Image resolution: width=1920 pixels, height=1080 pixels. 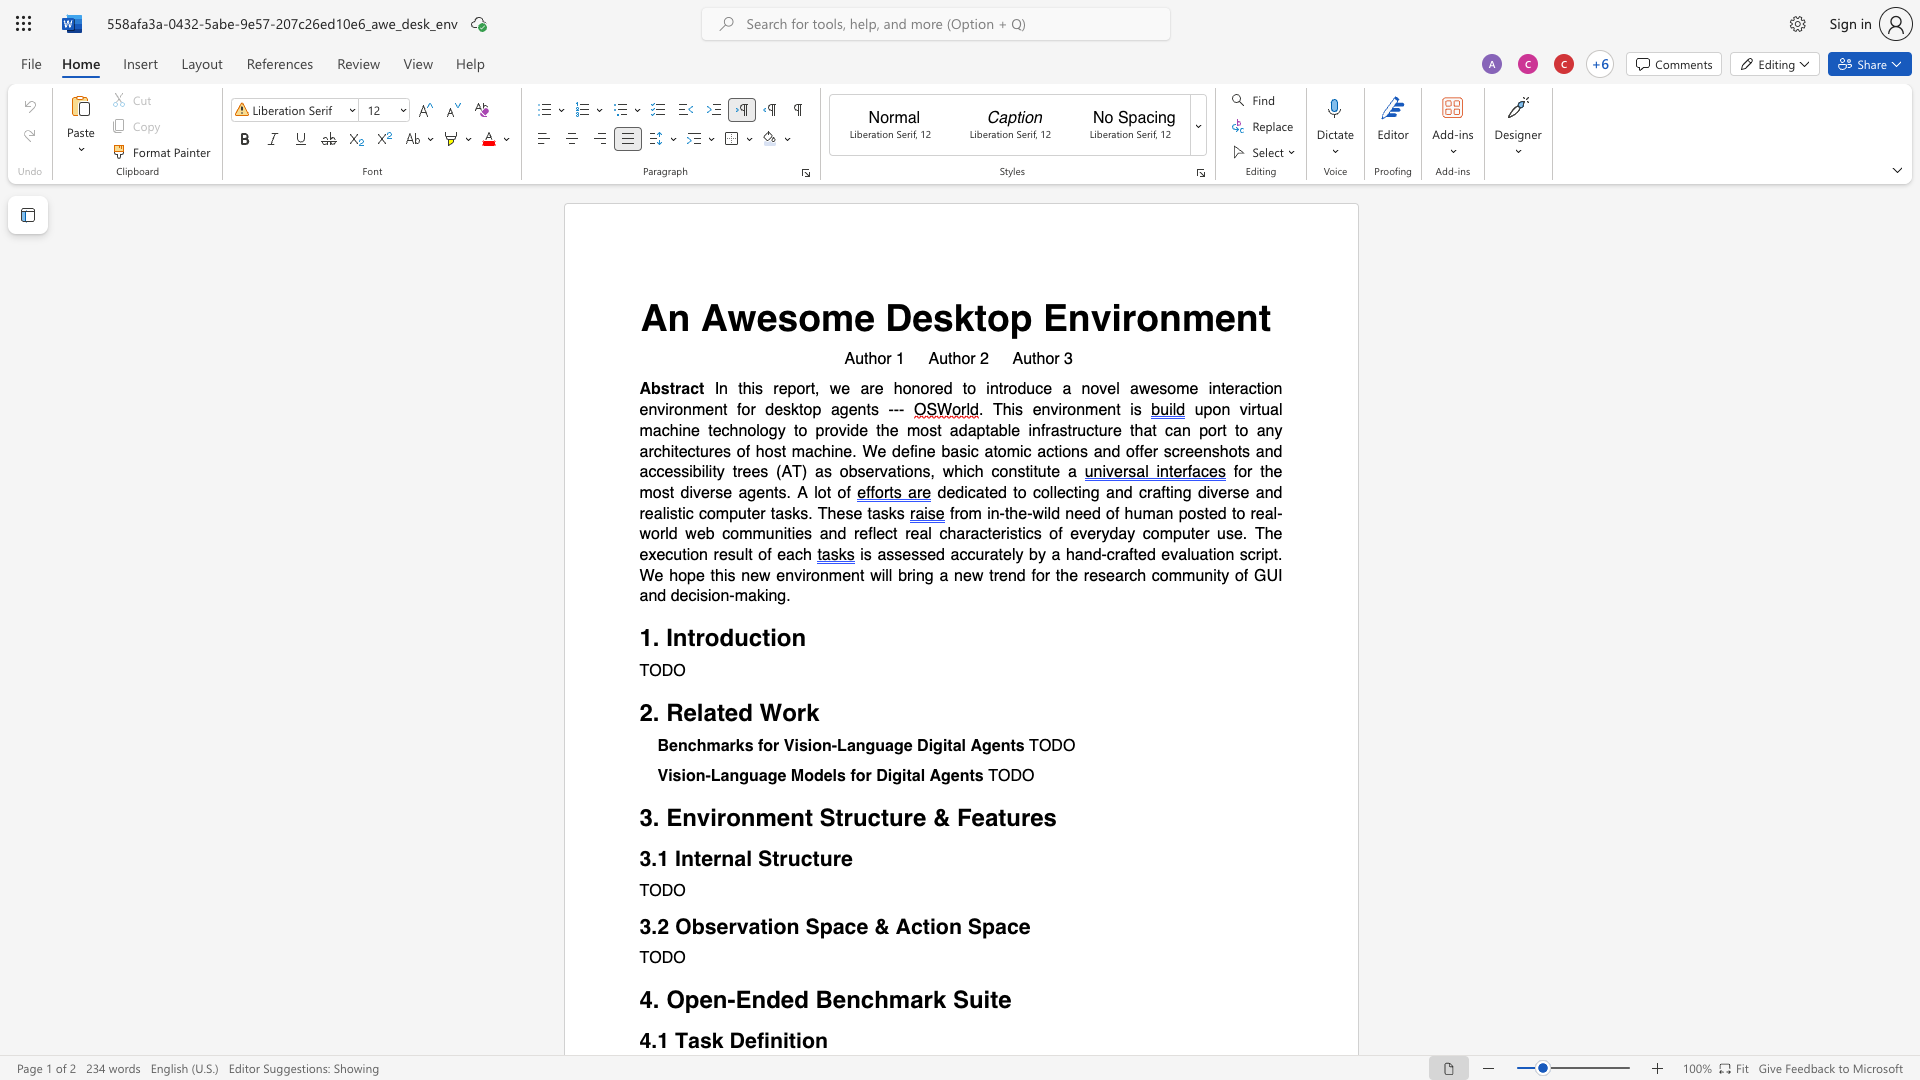 What do you see at coordinates (788, 575) in the screenshot?
I see `the 2th character "n" in the text` at bounding box center [788, 575].